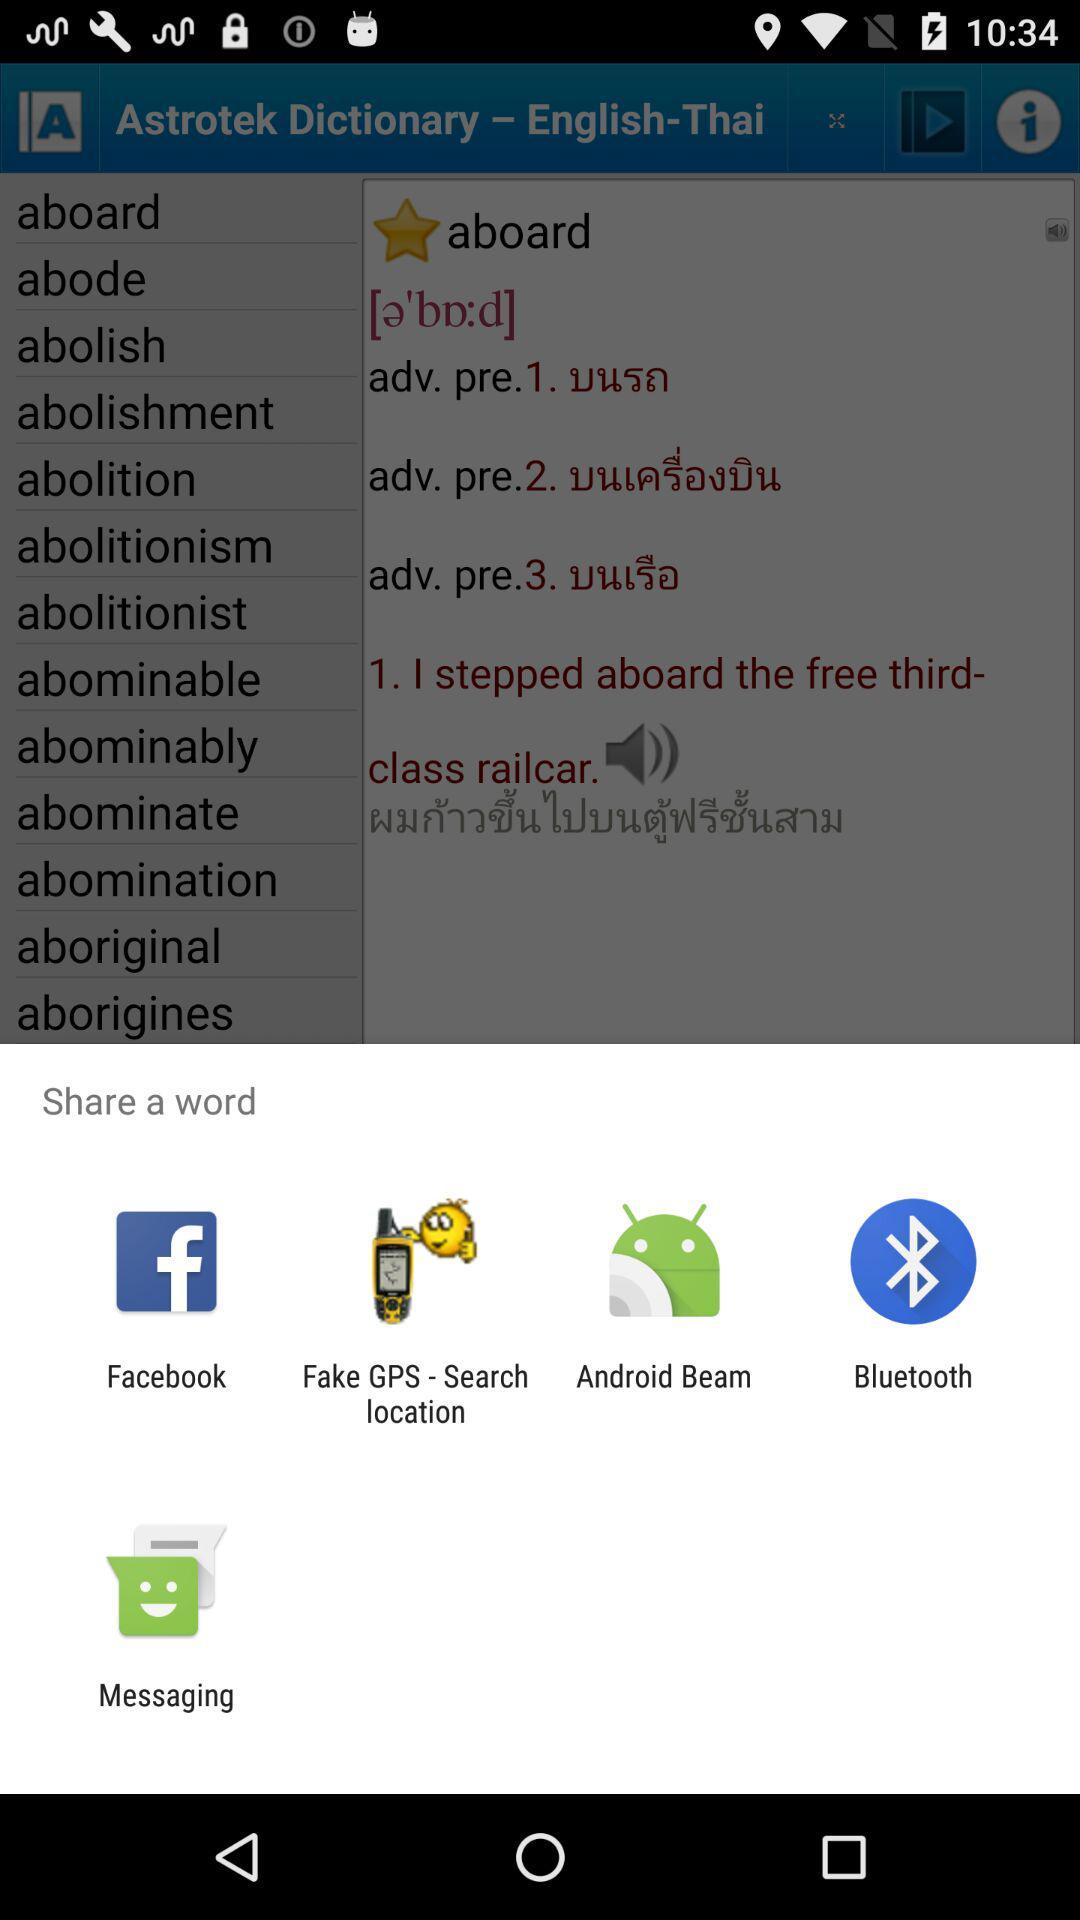  Describe the element at coordinates (664, 1392) in the screenshot. I see `the android beam` at that location.